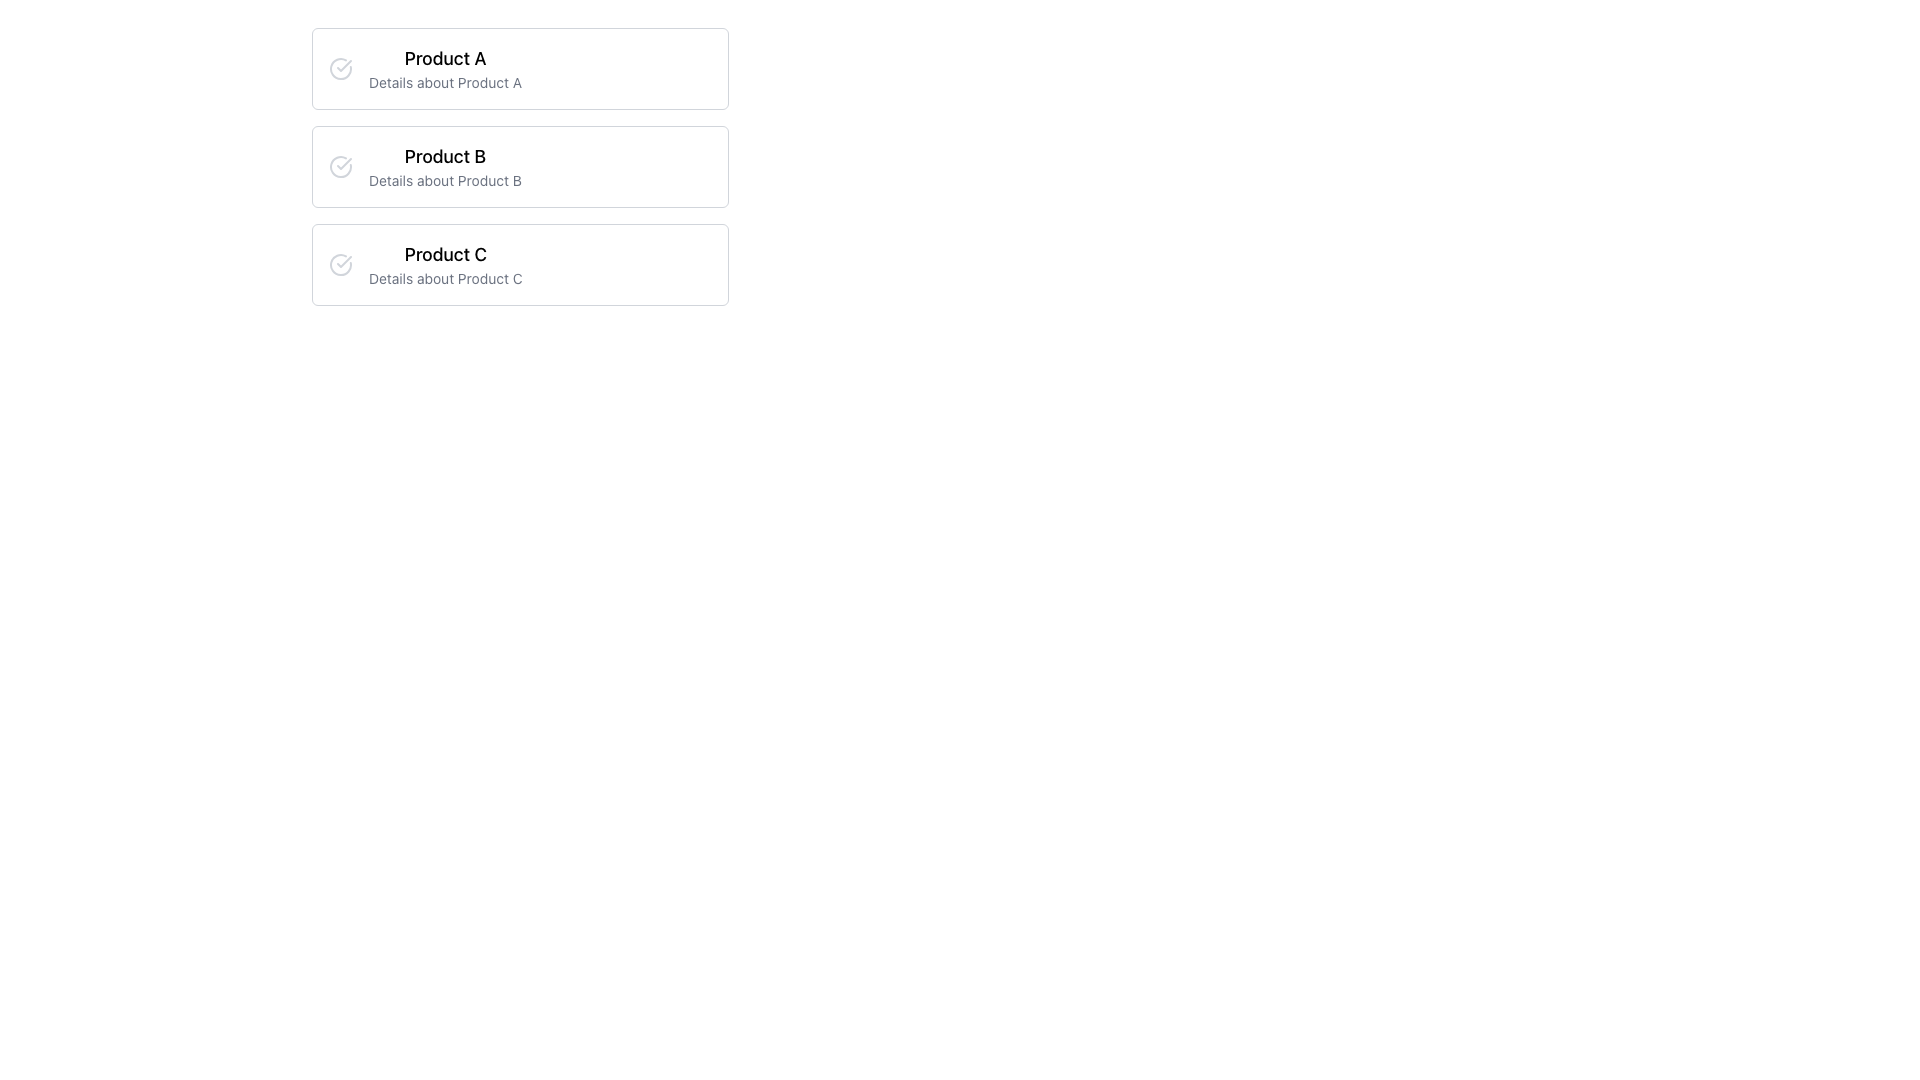 This screenshot has width=1920, height=1080. Describe the element at coordinates (444, 181) in the screenshot. I see `the Text Label that provides additional descriptive information about the product labeled 'Product B', which is positioned below the title text and centrally aligned in the vertical list of products` at that location.